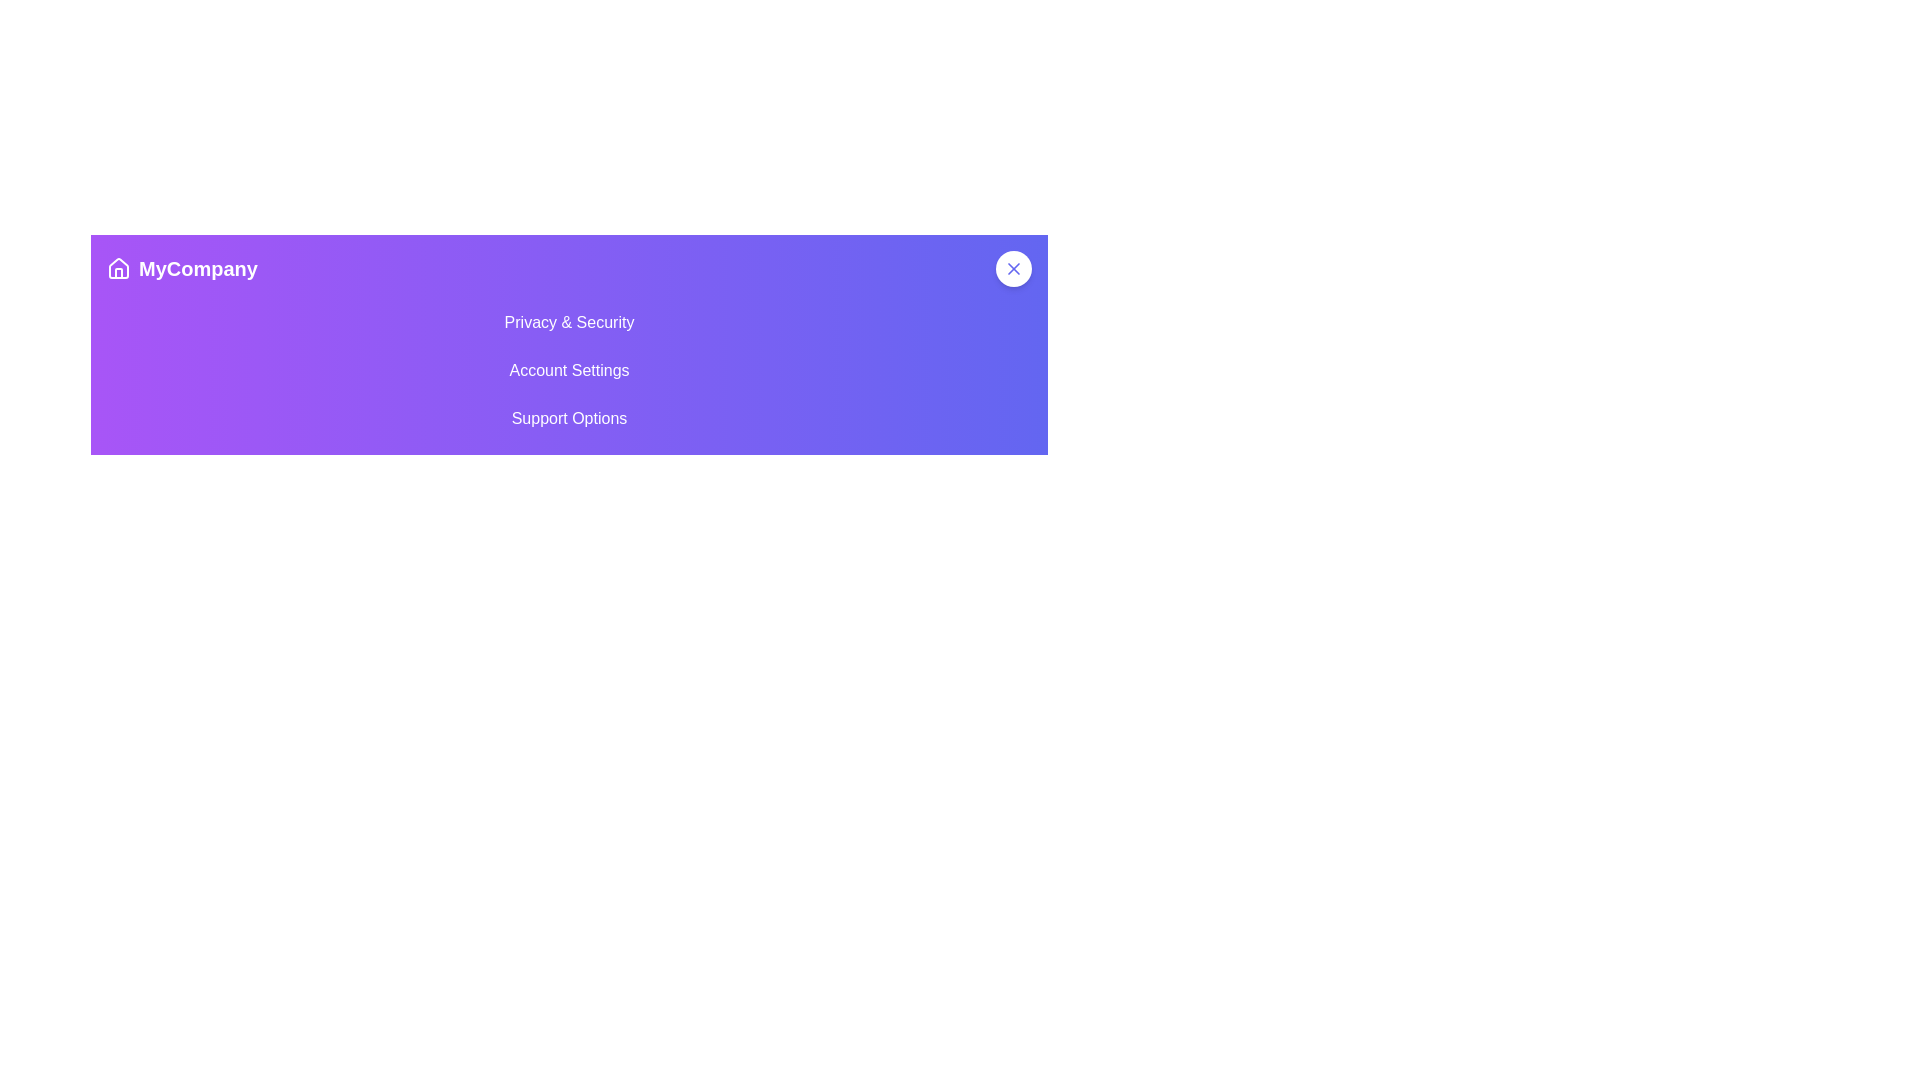 This screenshot has height=1080, width=1920. What do you see at coordinates (568, 343) in the screenshot?
I see `navigation header panel that provides options for Privacy & Security, Account Settings, and Support Options` at bounding box center [568, 343].